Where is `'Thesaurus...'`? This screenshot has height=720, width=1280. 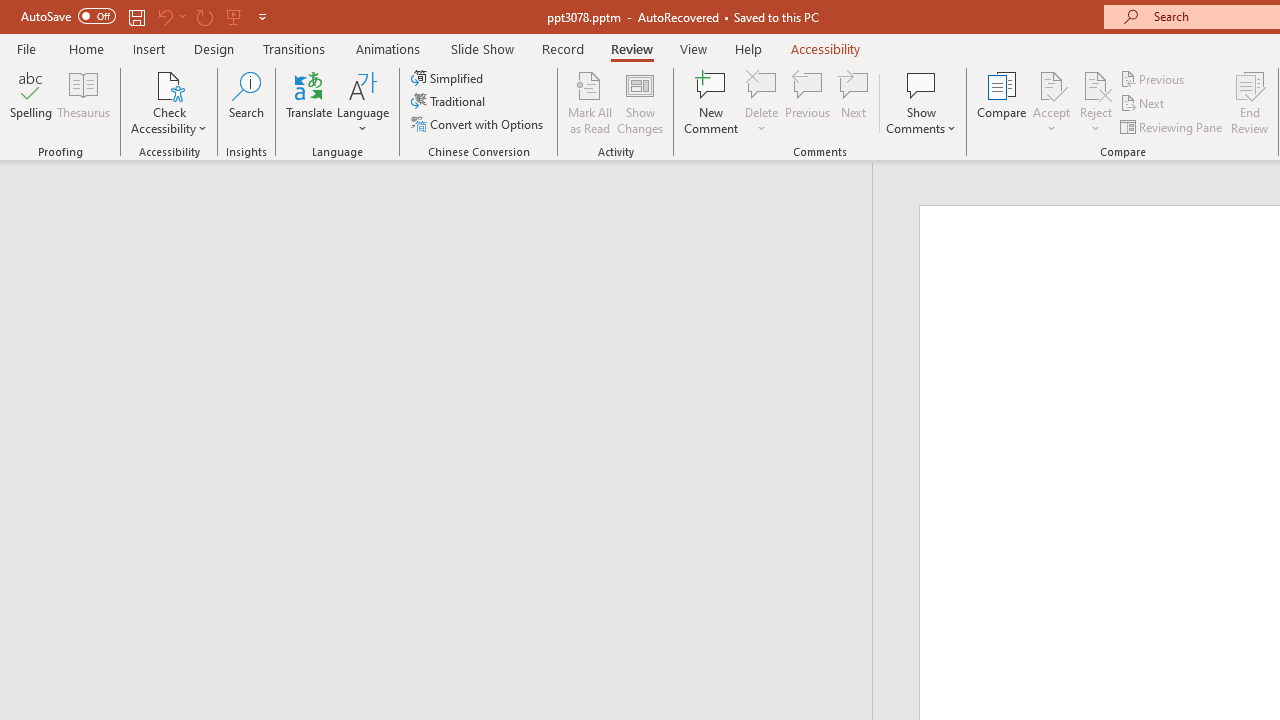 'Thesaurus...' is located at coordinates (82, 103).